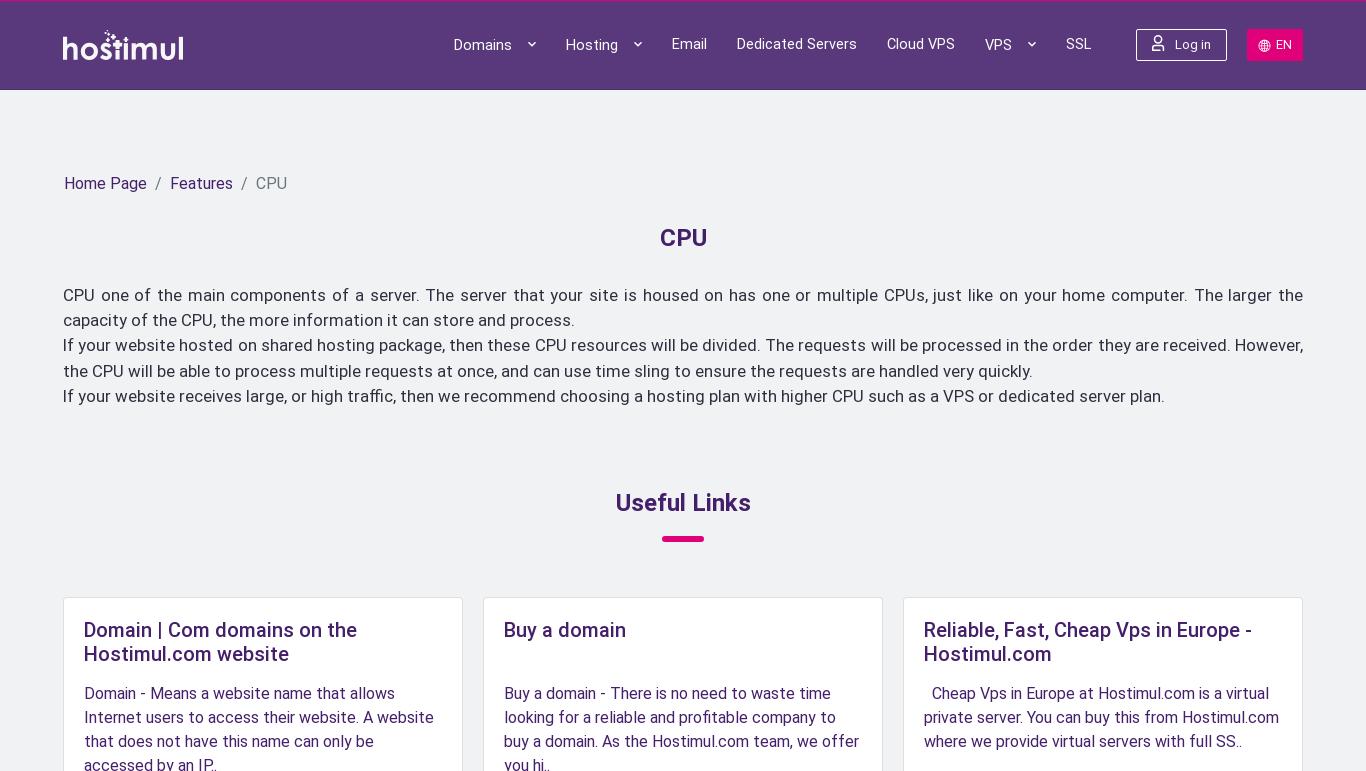 This screenshot has height=771, width=1366. What do you see at coordinates (105, 183) in the screenshot?
I see `'Home Page'` at bounding box center [105, 183].